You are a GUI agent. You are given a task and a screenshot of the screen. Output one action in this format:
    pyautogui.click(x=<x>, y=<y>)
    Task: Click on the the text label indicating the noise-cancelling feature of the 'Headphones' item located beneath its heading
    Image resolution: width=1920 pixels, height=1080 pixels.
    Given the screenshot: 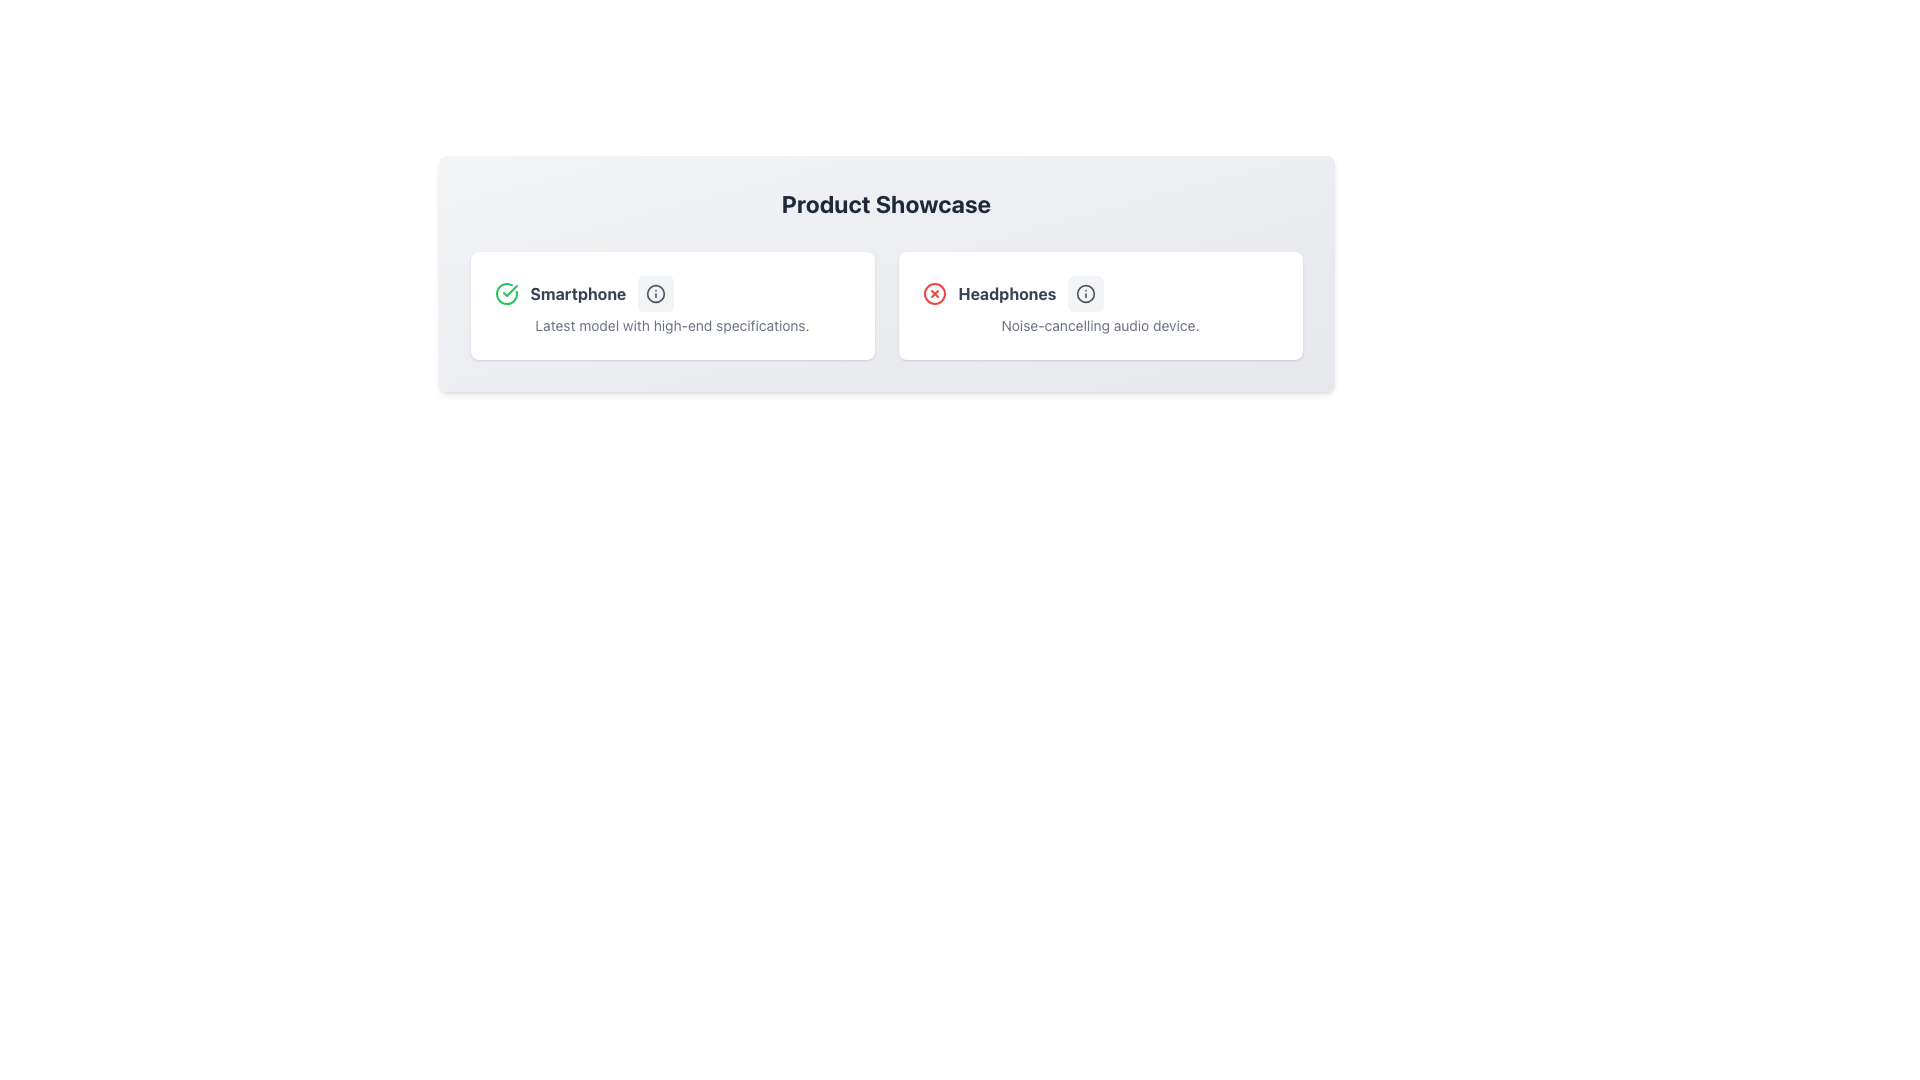 What is the action you would take?
    pyautogui.click(x=1099, y=325)
    